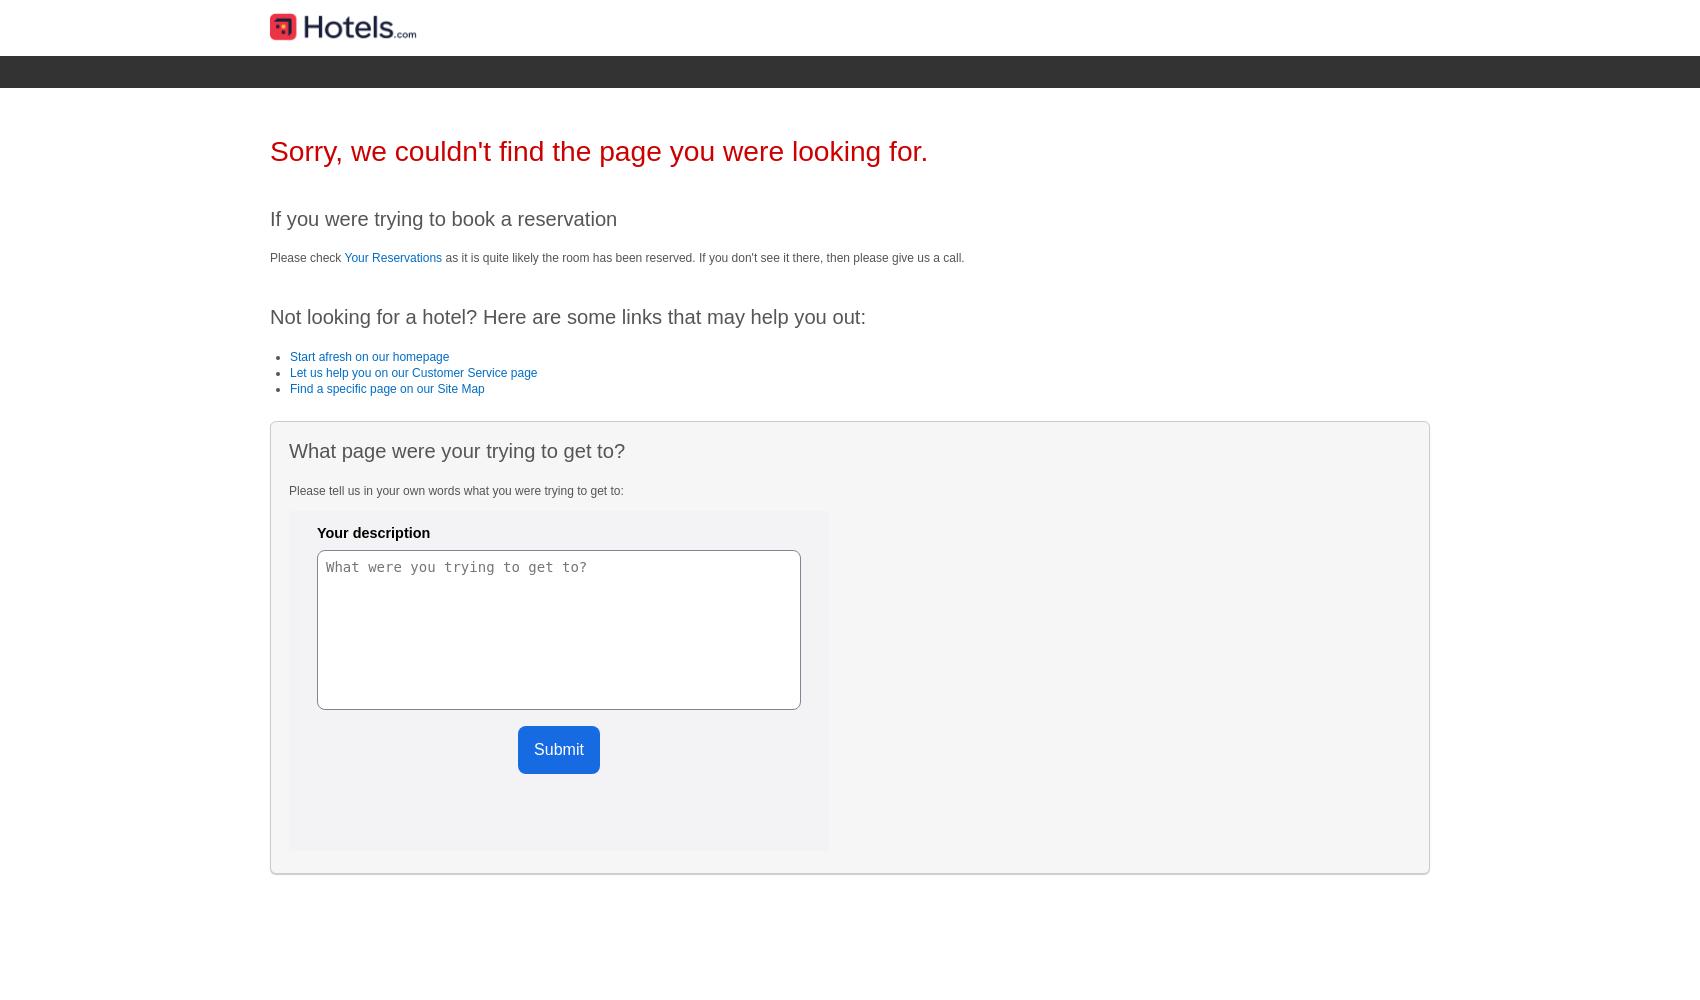  What do you see at coordinates (290, 389) in the screenshot?
I see `'Find a specific page on our Site Map'` at bounding box center [290, 389].